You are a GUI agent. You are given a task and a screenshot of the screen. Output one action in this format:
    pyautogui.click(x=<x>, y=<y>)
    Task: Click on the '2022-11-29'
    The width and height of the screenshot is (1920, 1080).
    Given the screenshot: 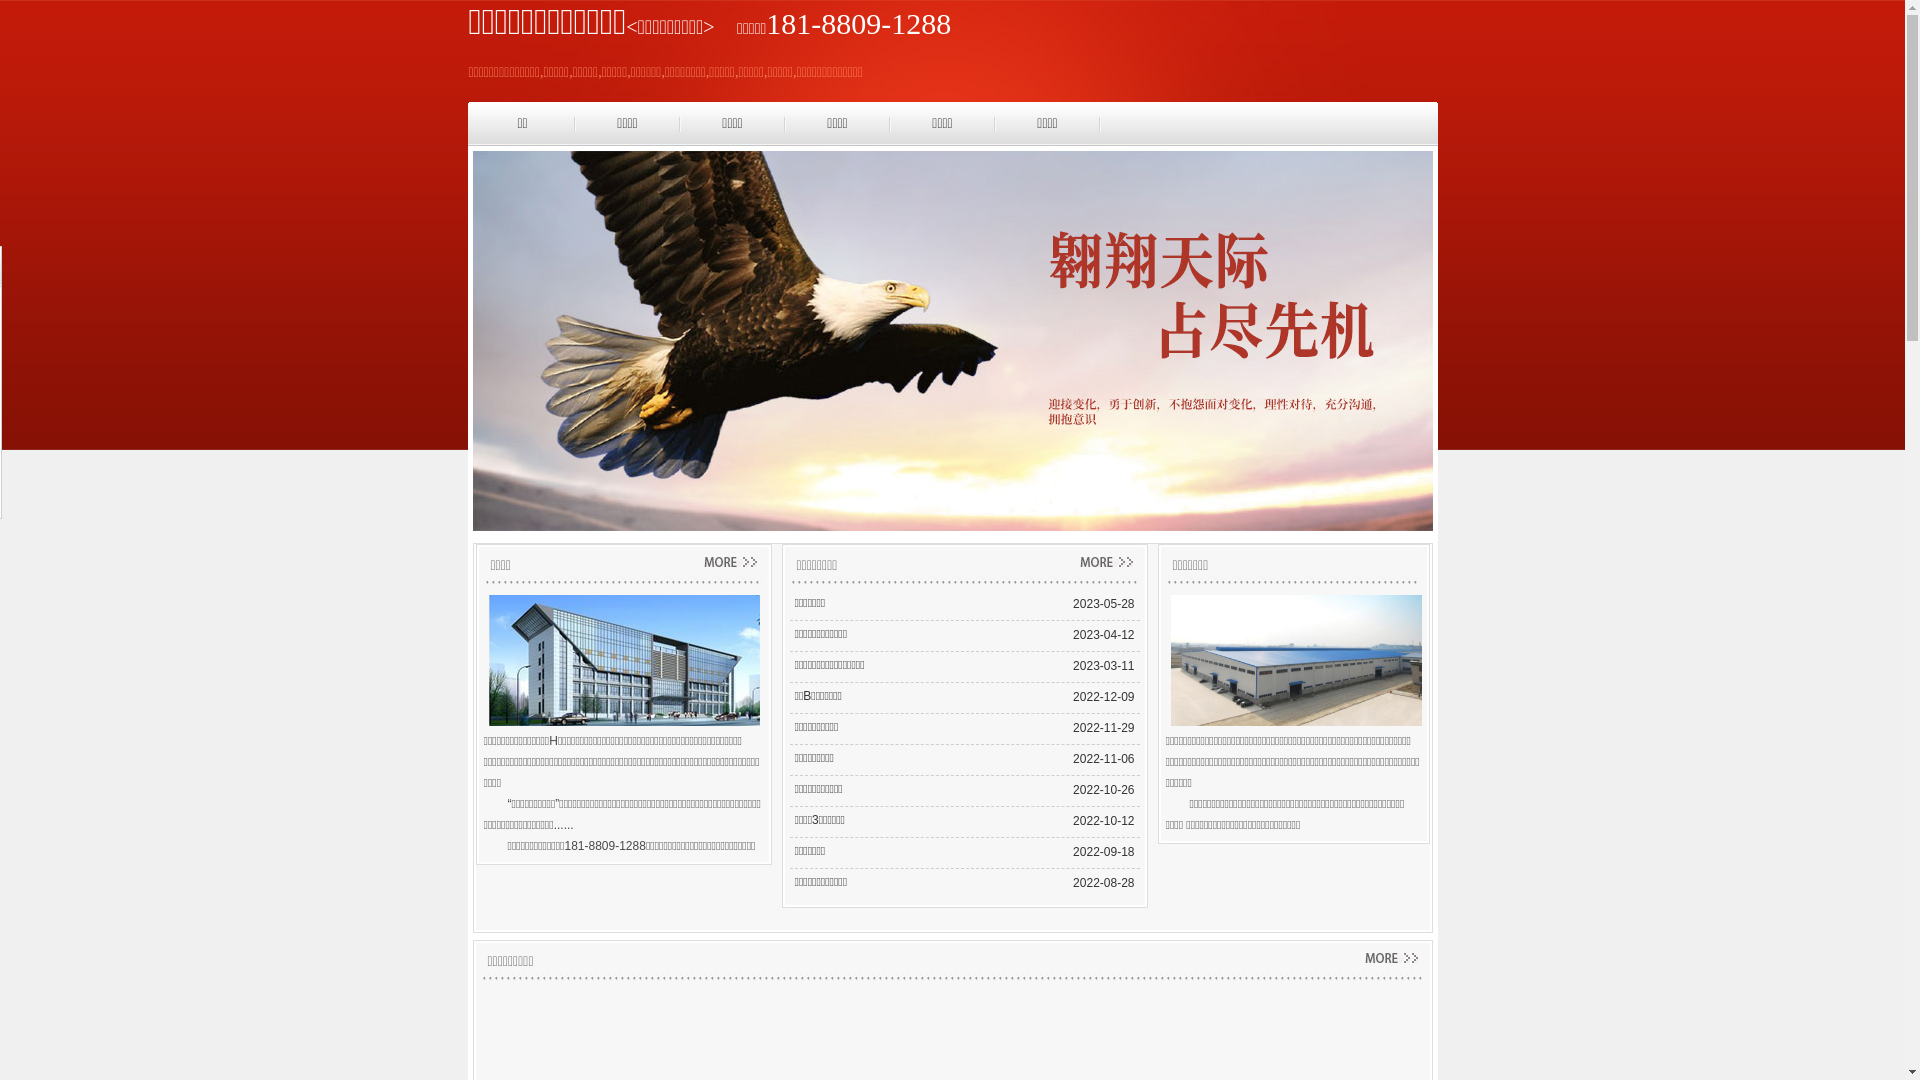 What is the action you would take?
    pyautogui.click(x=1102, y=728)
    